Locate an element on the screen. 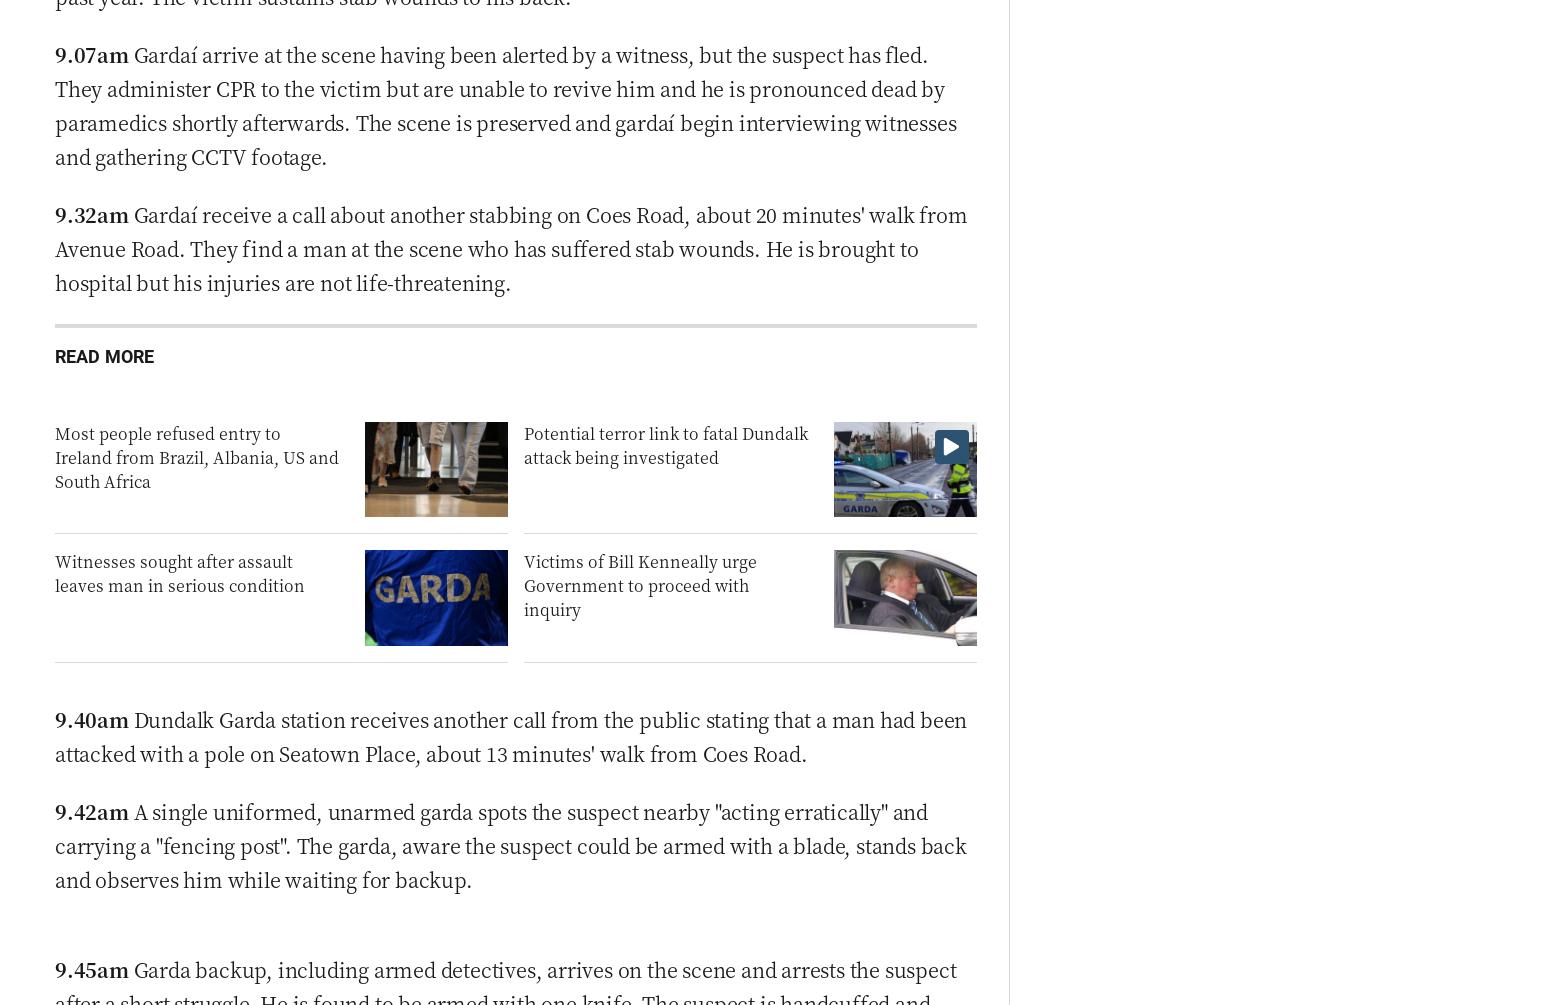 The height and width of the screenshot is (1005, 1550). 'A single uniformed, unarmed garda spots the suspect nearby "acting erratically" and carrying a "fencing post". The garda, aware the suspect could be armed with a blade, stands back and observes him while waiting for backup.' is located at coordinates (509, 843).